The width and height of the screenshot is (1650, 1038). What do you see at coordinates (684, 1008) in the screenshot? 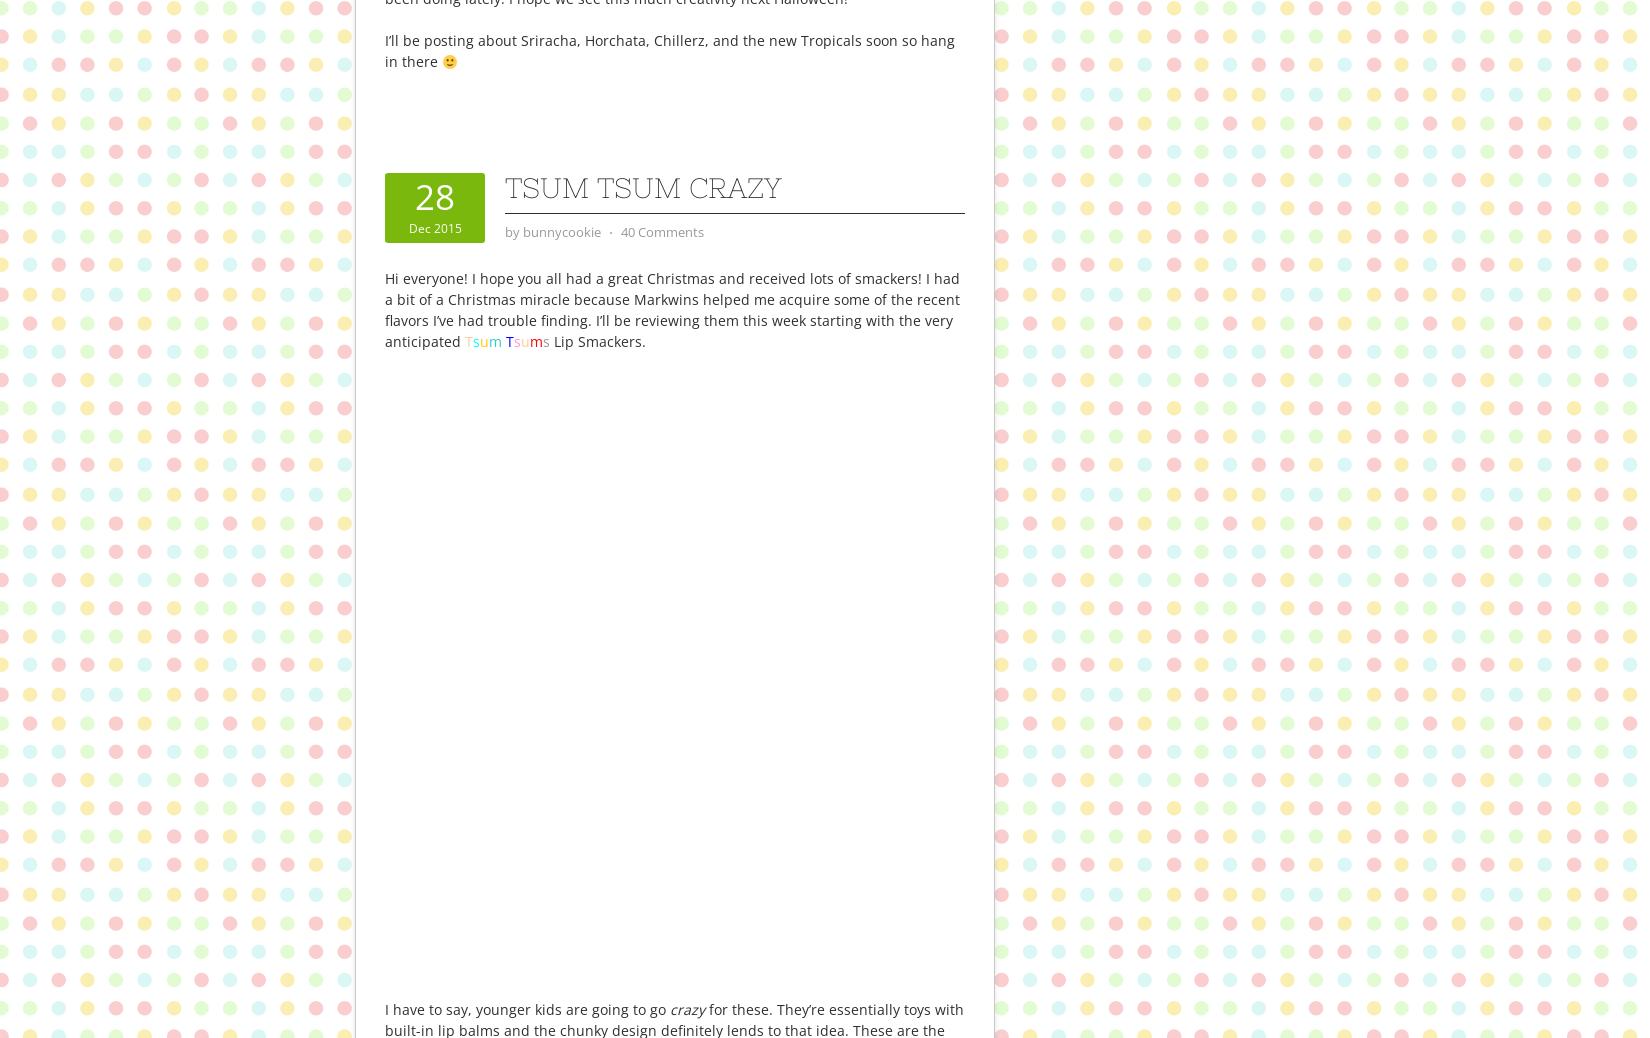
I see `'crazy'` at bounding box center [684, 1008].